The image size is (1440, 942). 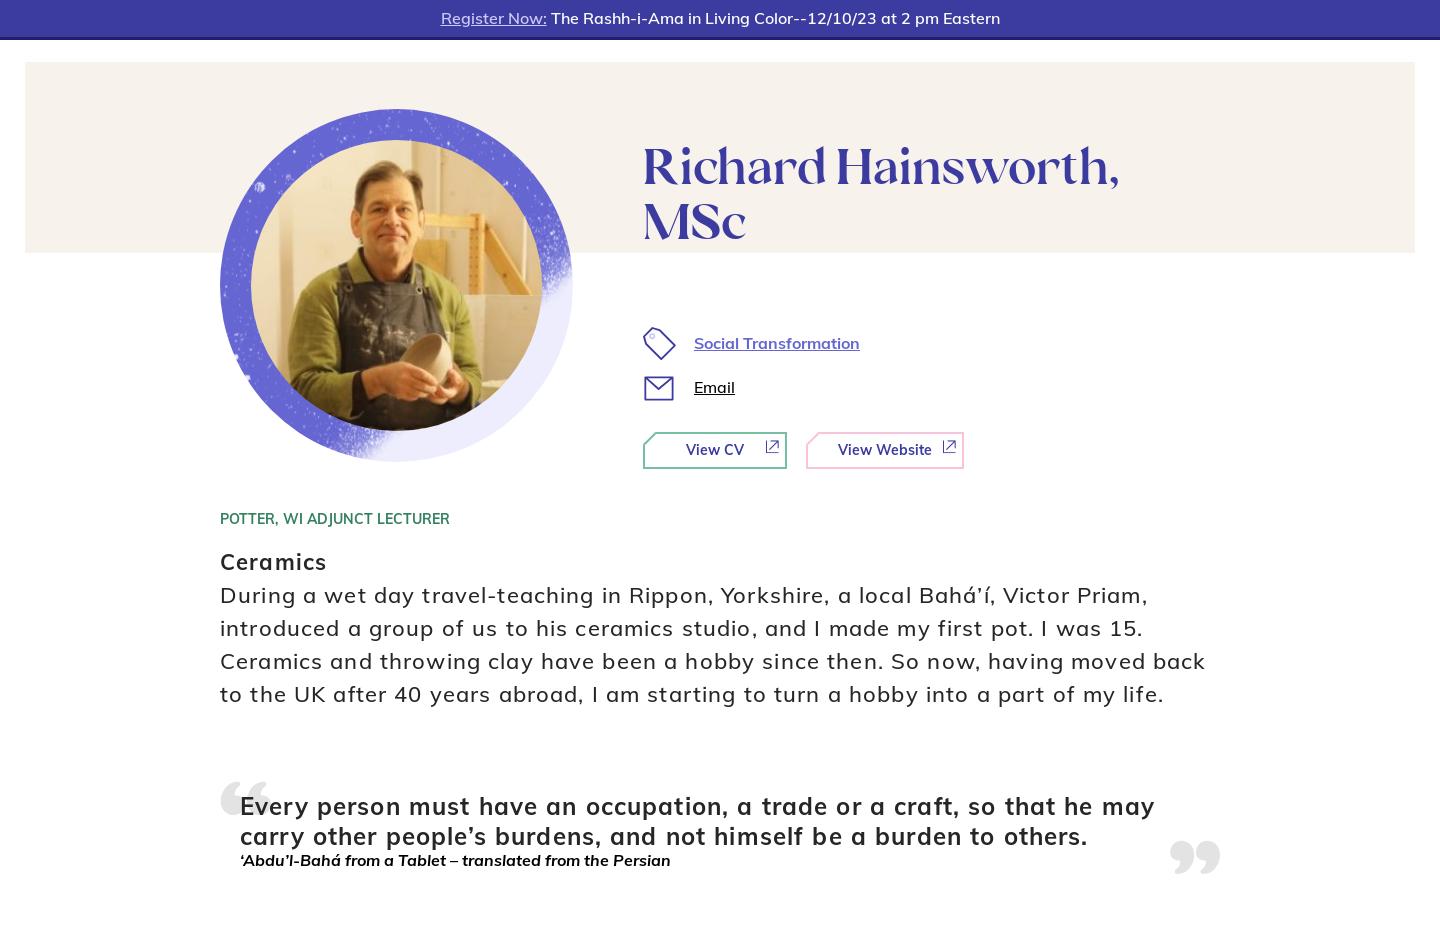 What do you see at coordinates (843, 878) in the screenshot?
I see `'University of the Arts, Philadelphia'` at bounding box center [843, 878].